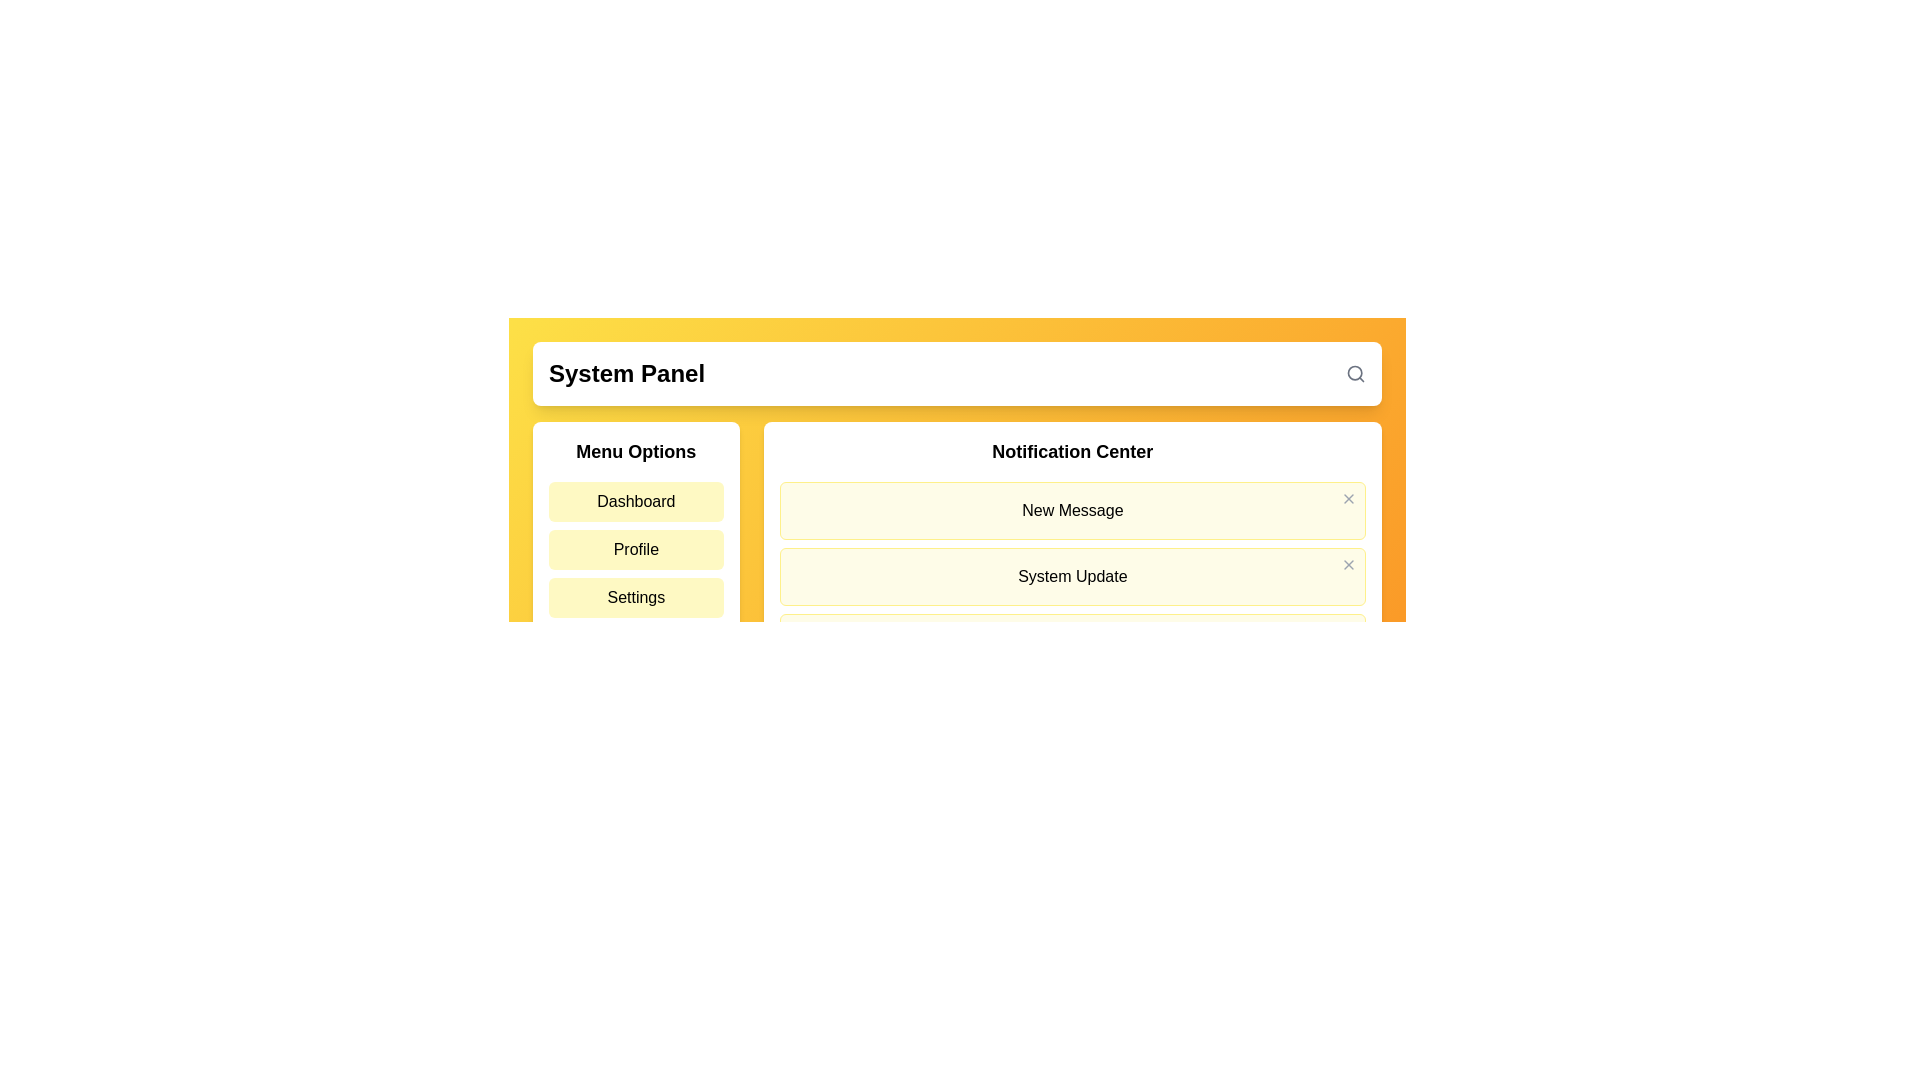 The width and height of the screenshot is (1920, 1080). What do you see at coordinates (635, 555) in the screenshot?
I see `the 'Profile' button, which is a light yellow rectangular box located between the 'Dashboard' and 'Settings' buttons in the 'Menu Options' section` at bounding box center [635, 555].